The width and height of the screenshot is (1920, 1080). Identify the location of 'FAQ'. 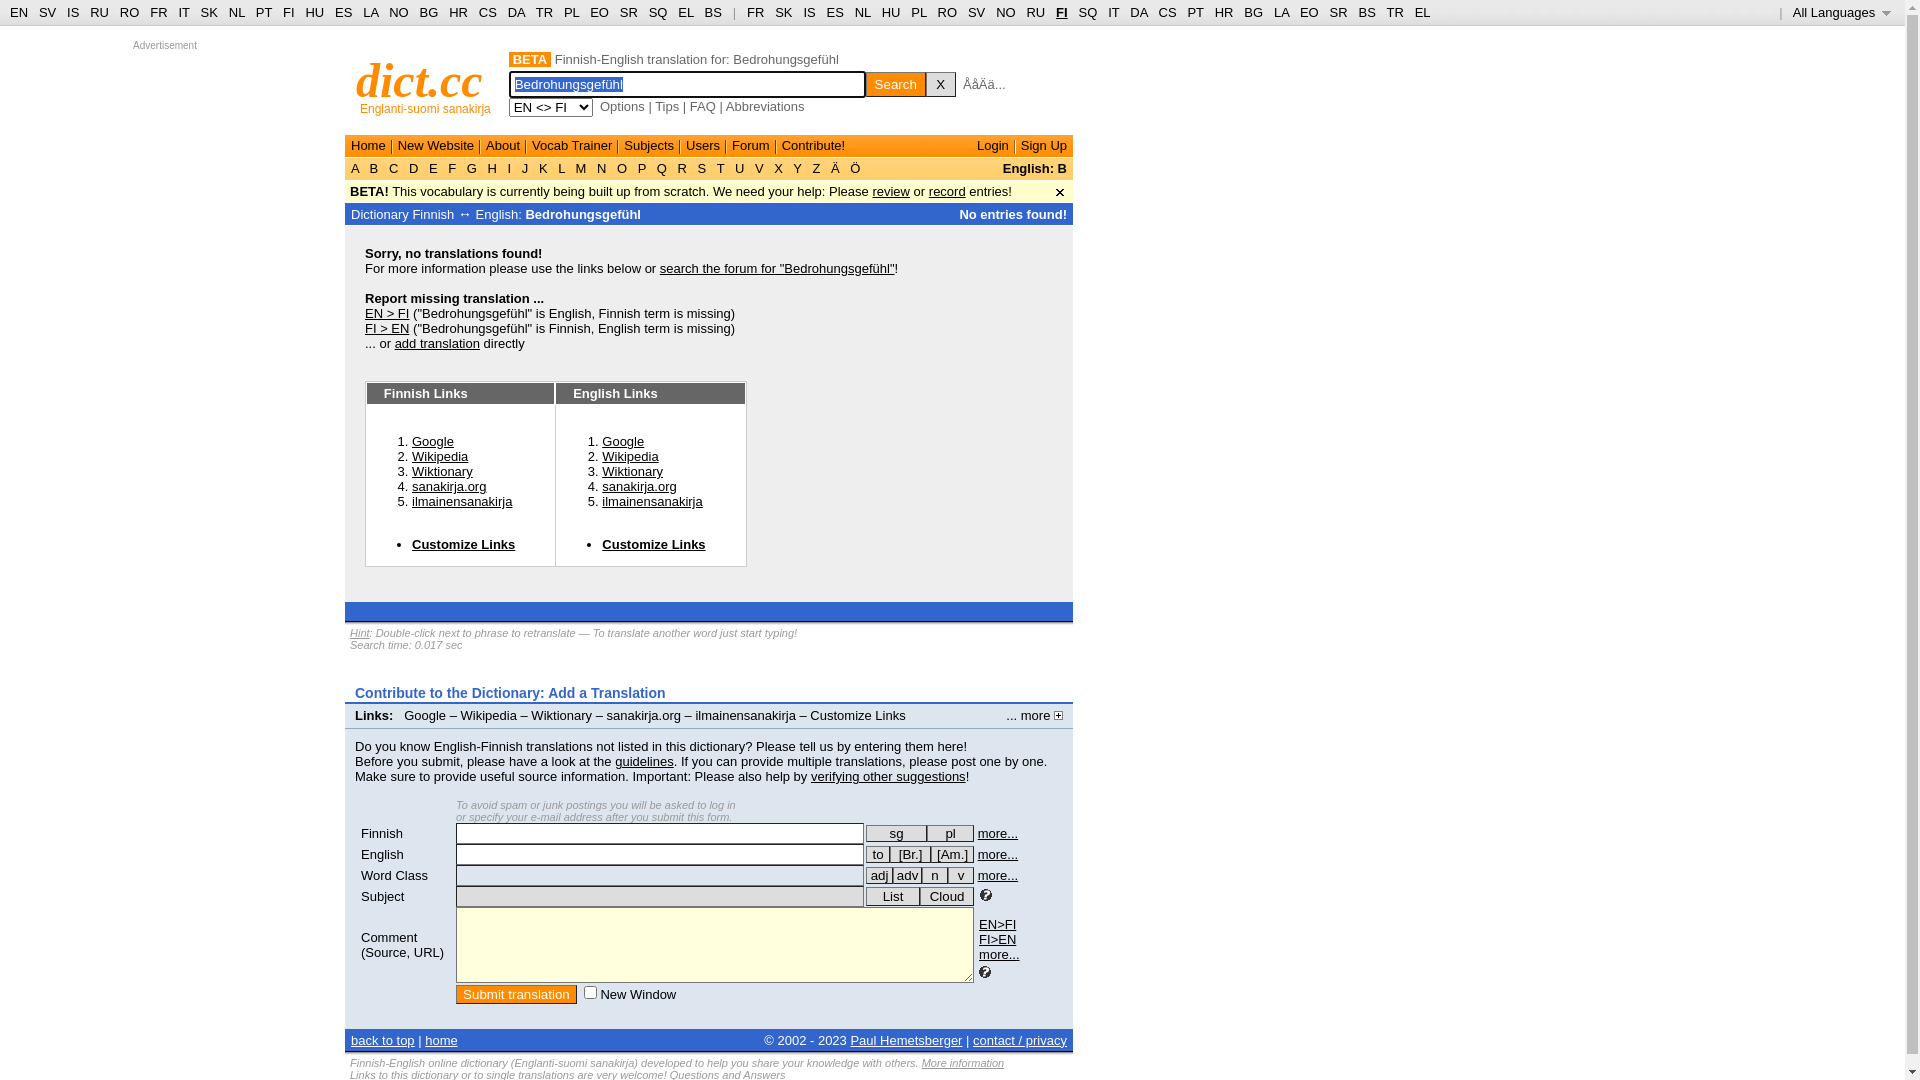
(702, 106).